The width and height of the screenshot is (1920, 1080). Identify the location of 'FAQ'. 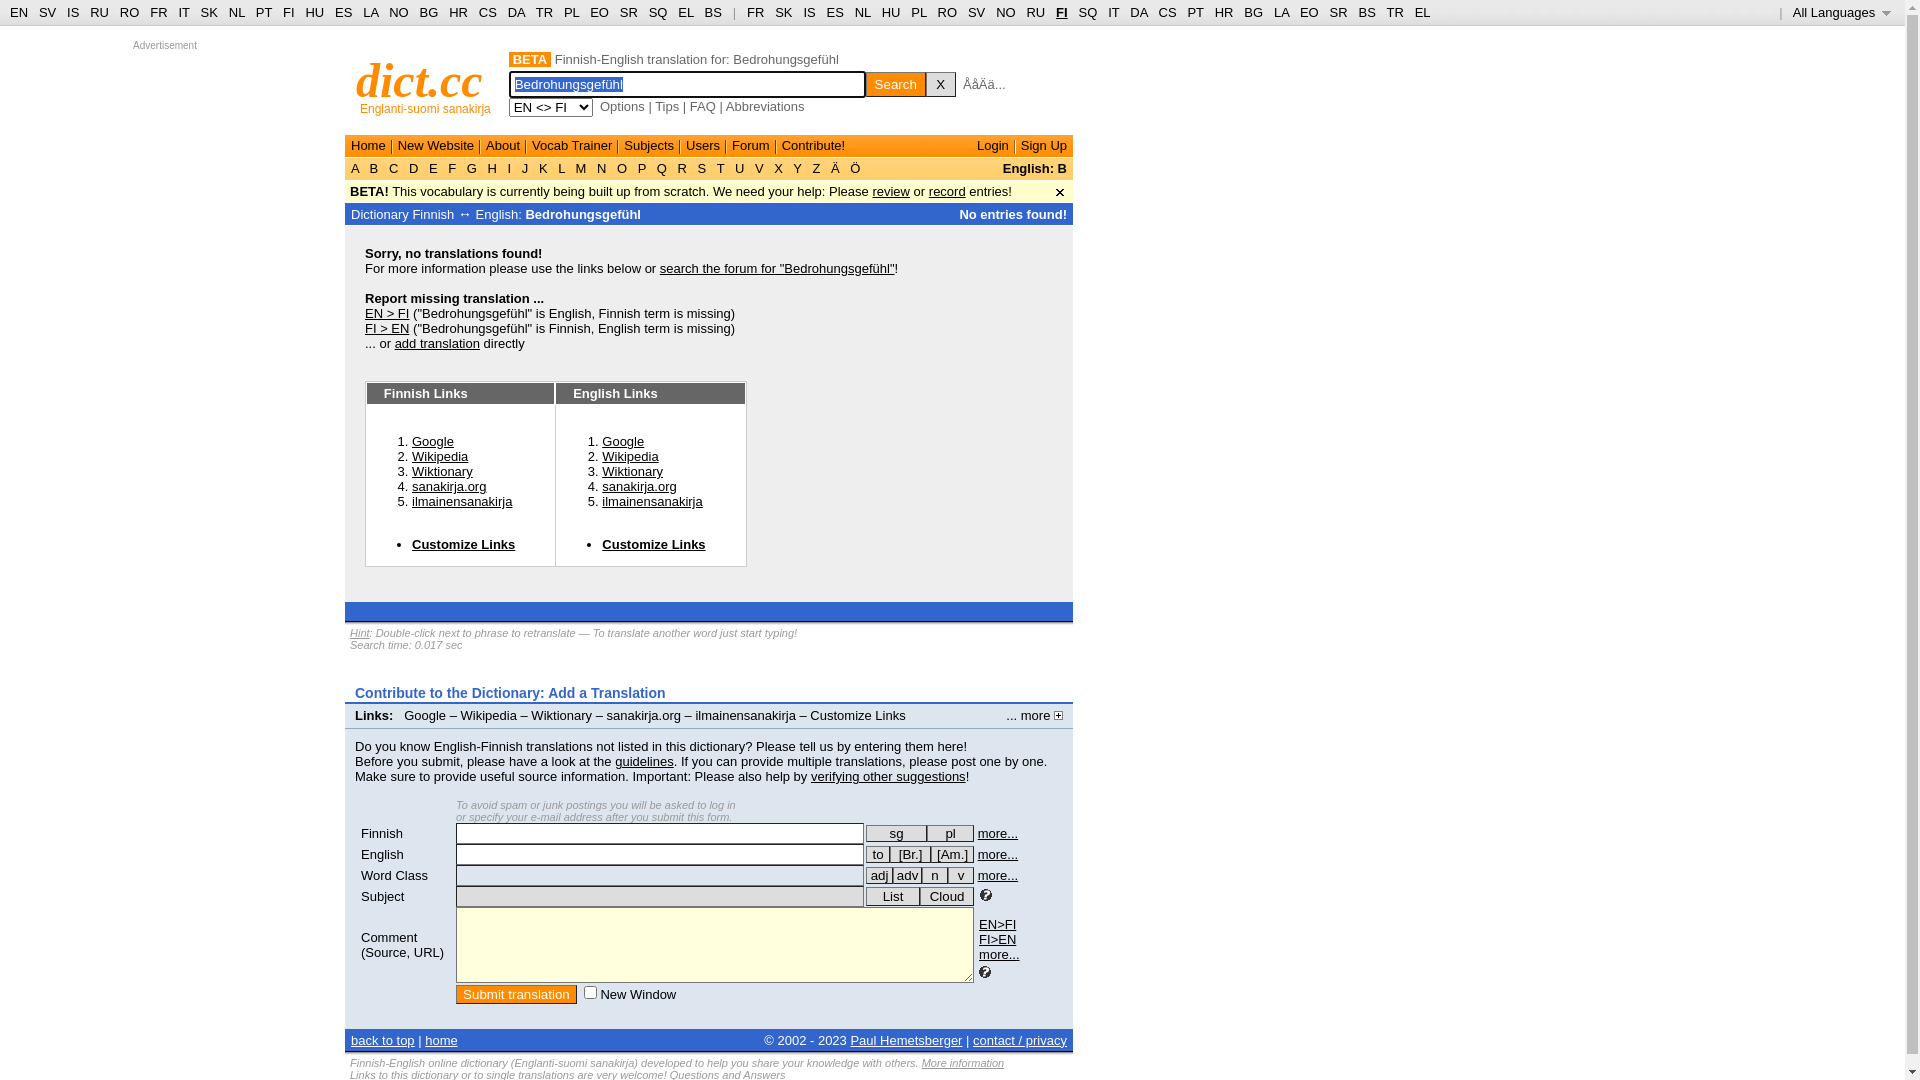
(702, 106).